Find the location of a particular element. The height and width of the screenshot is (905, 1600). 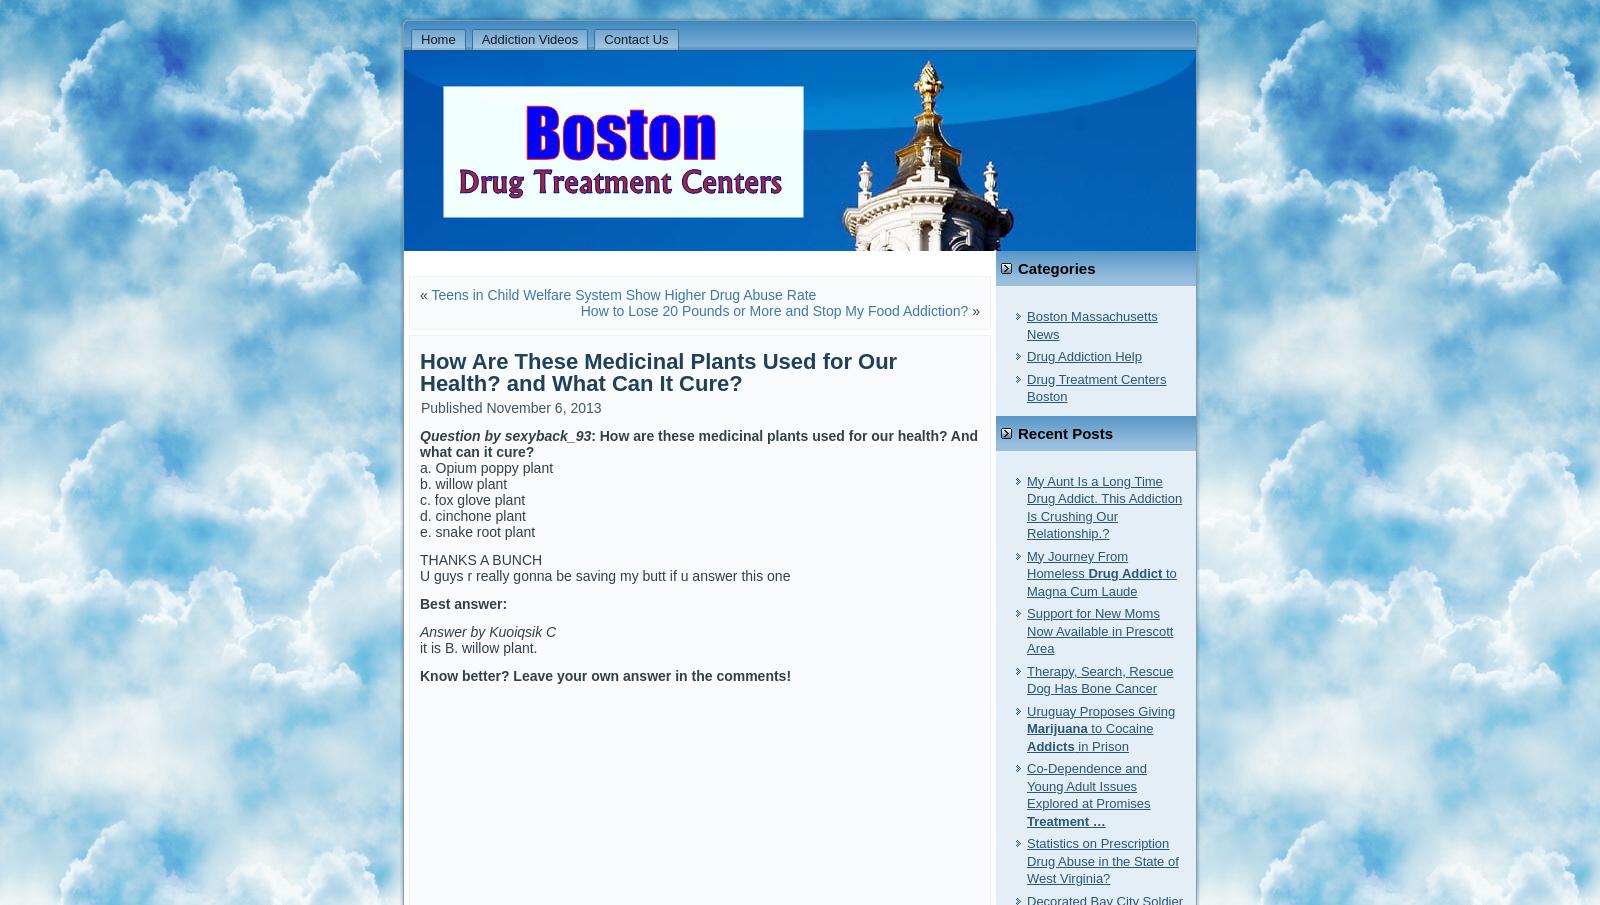

'Co-Dependence and Young Adult Issues Explored at Promises' is located at coordinates (1088, 785).